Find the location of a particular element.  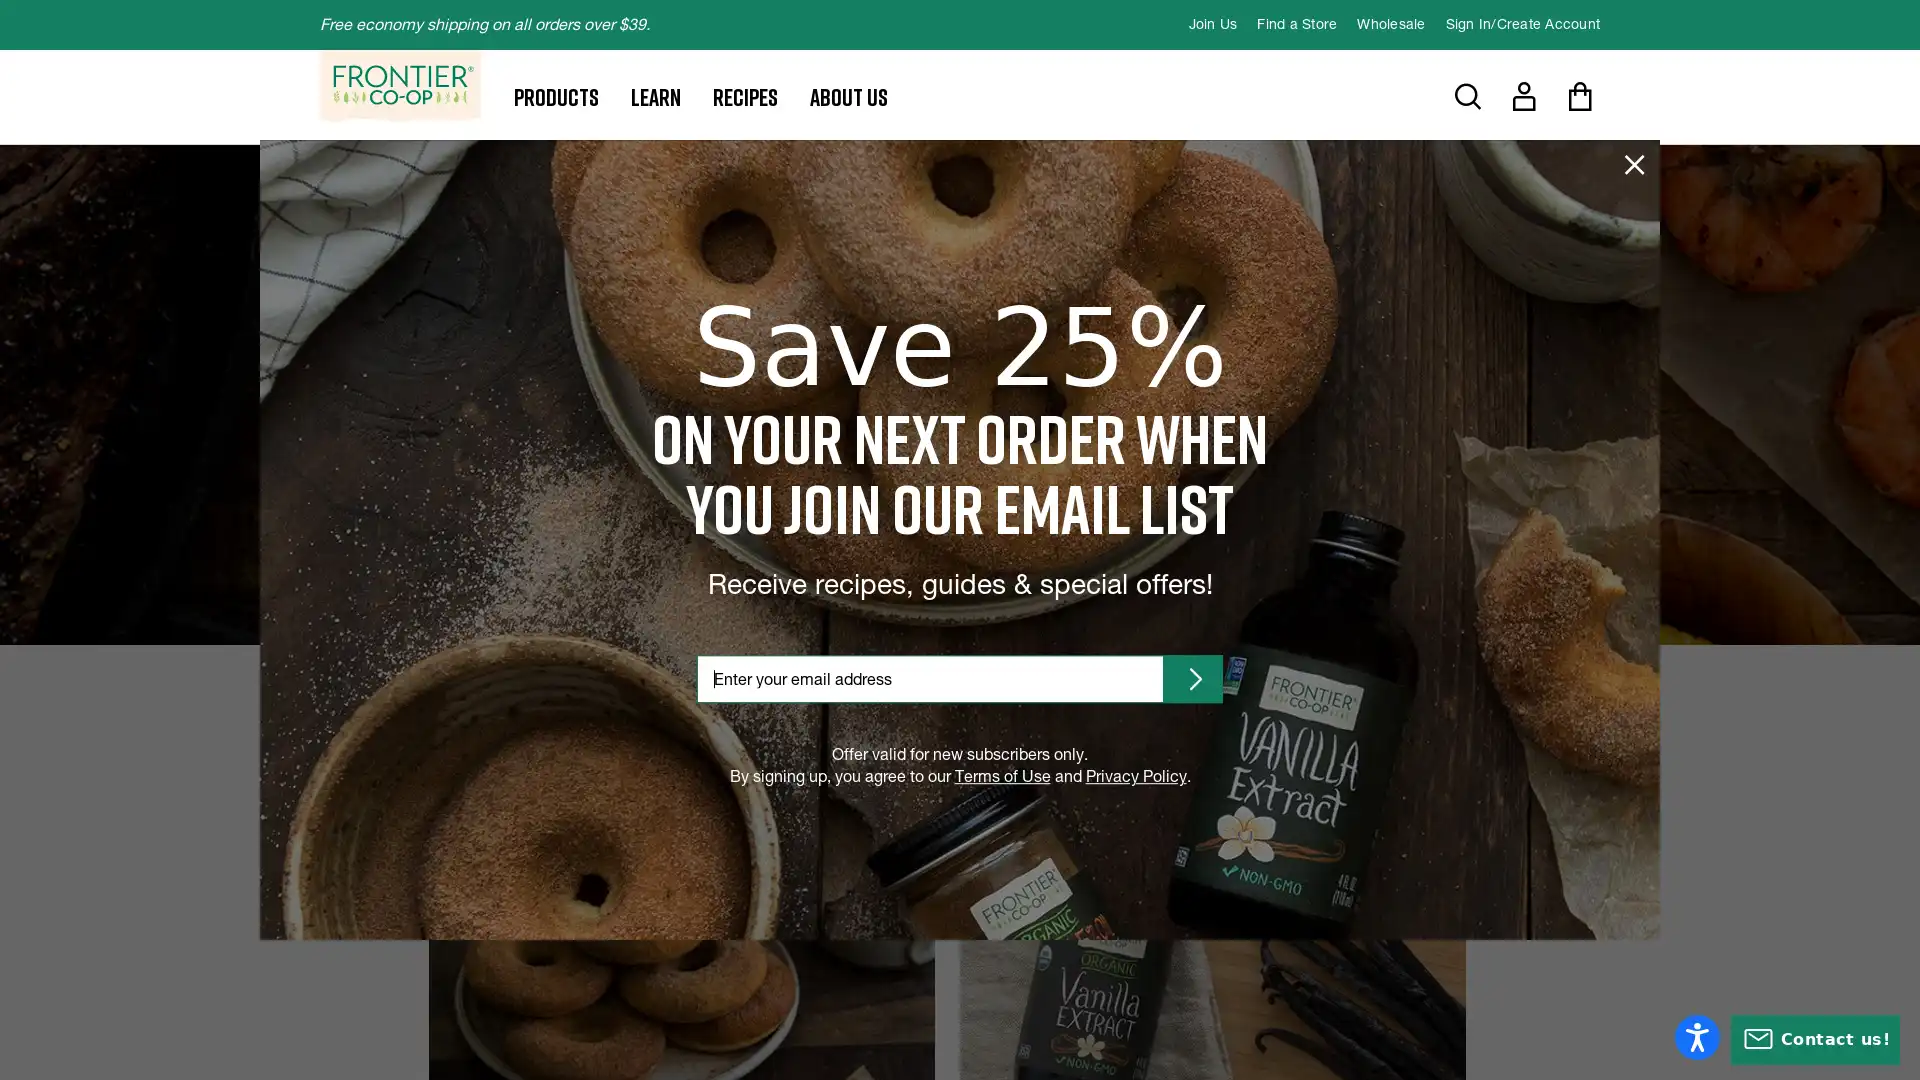

ltkpopup-arrow-btn is located at coordinates (1193, 677).